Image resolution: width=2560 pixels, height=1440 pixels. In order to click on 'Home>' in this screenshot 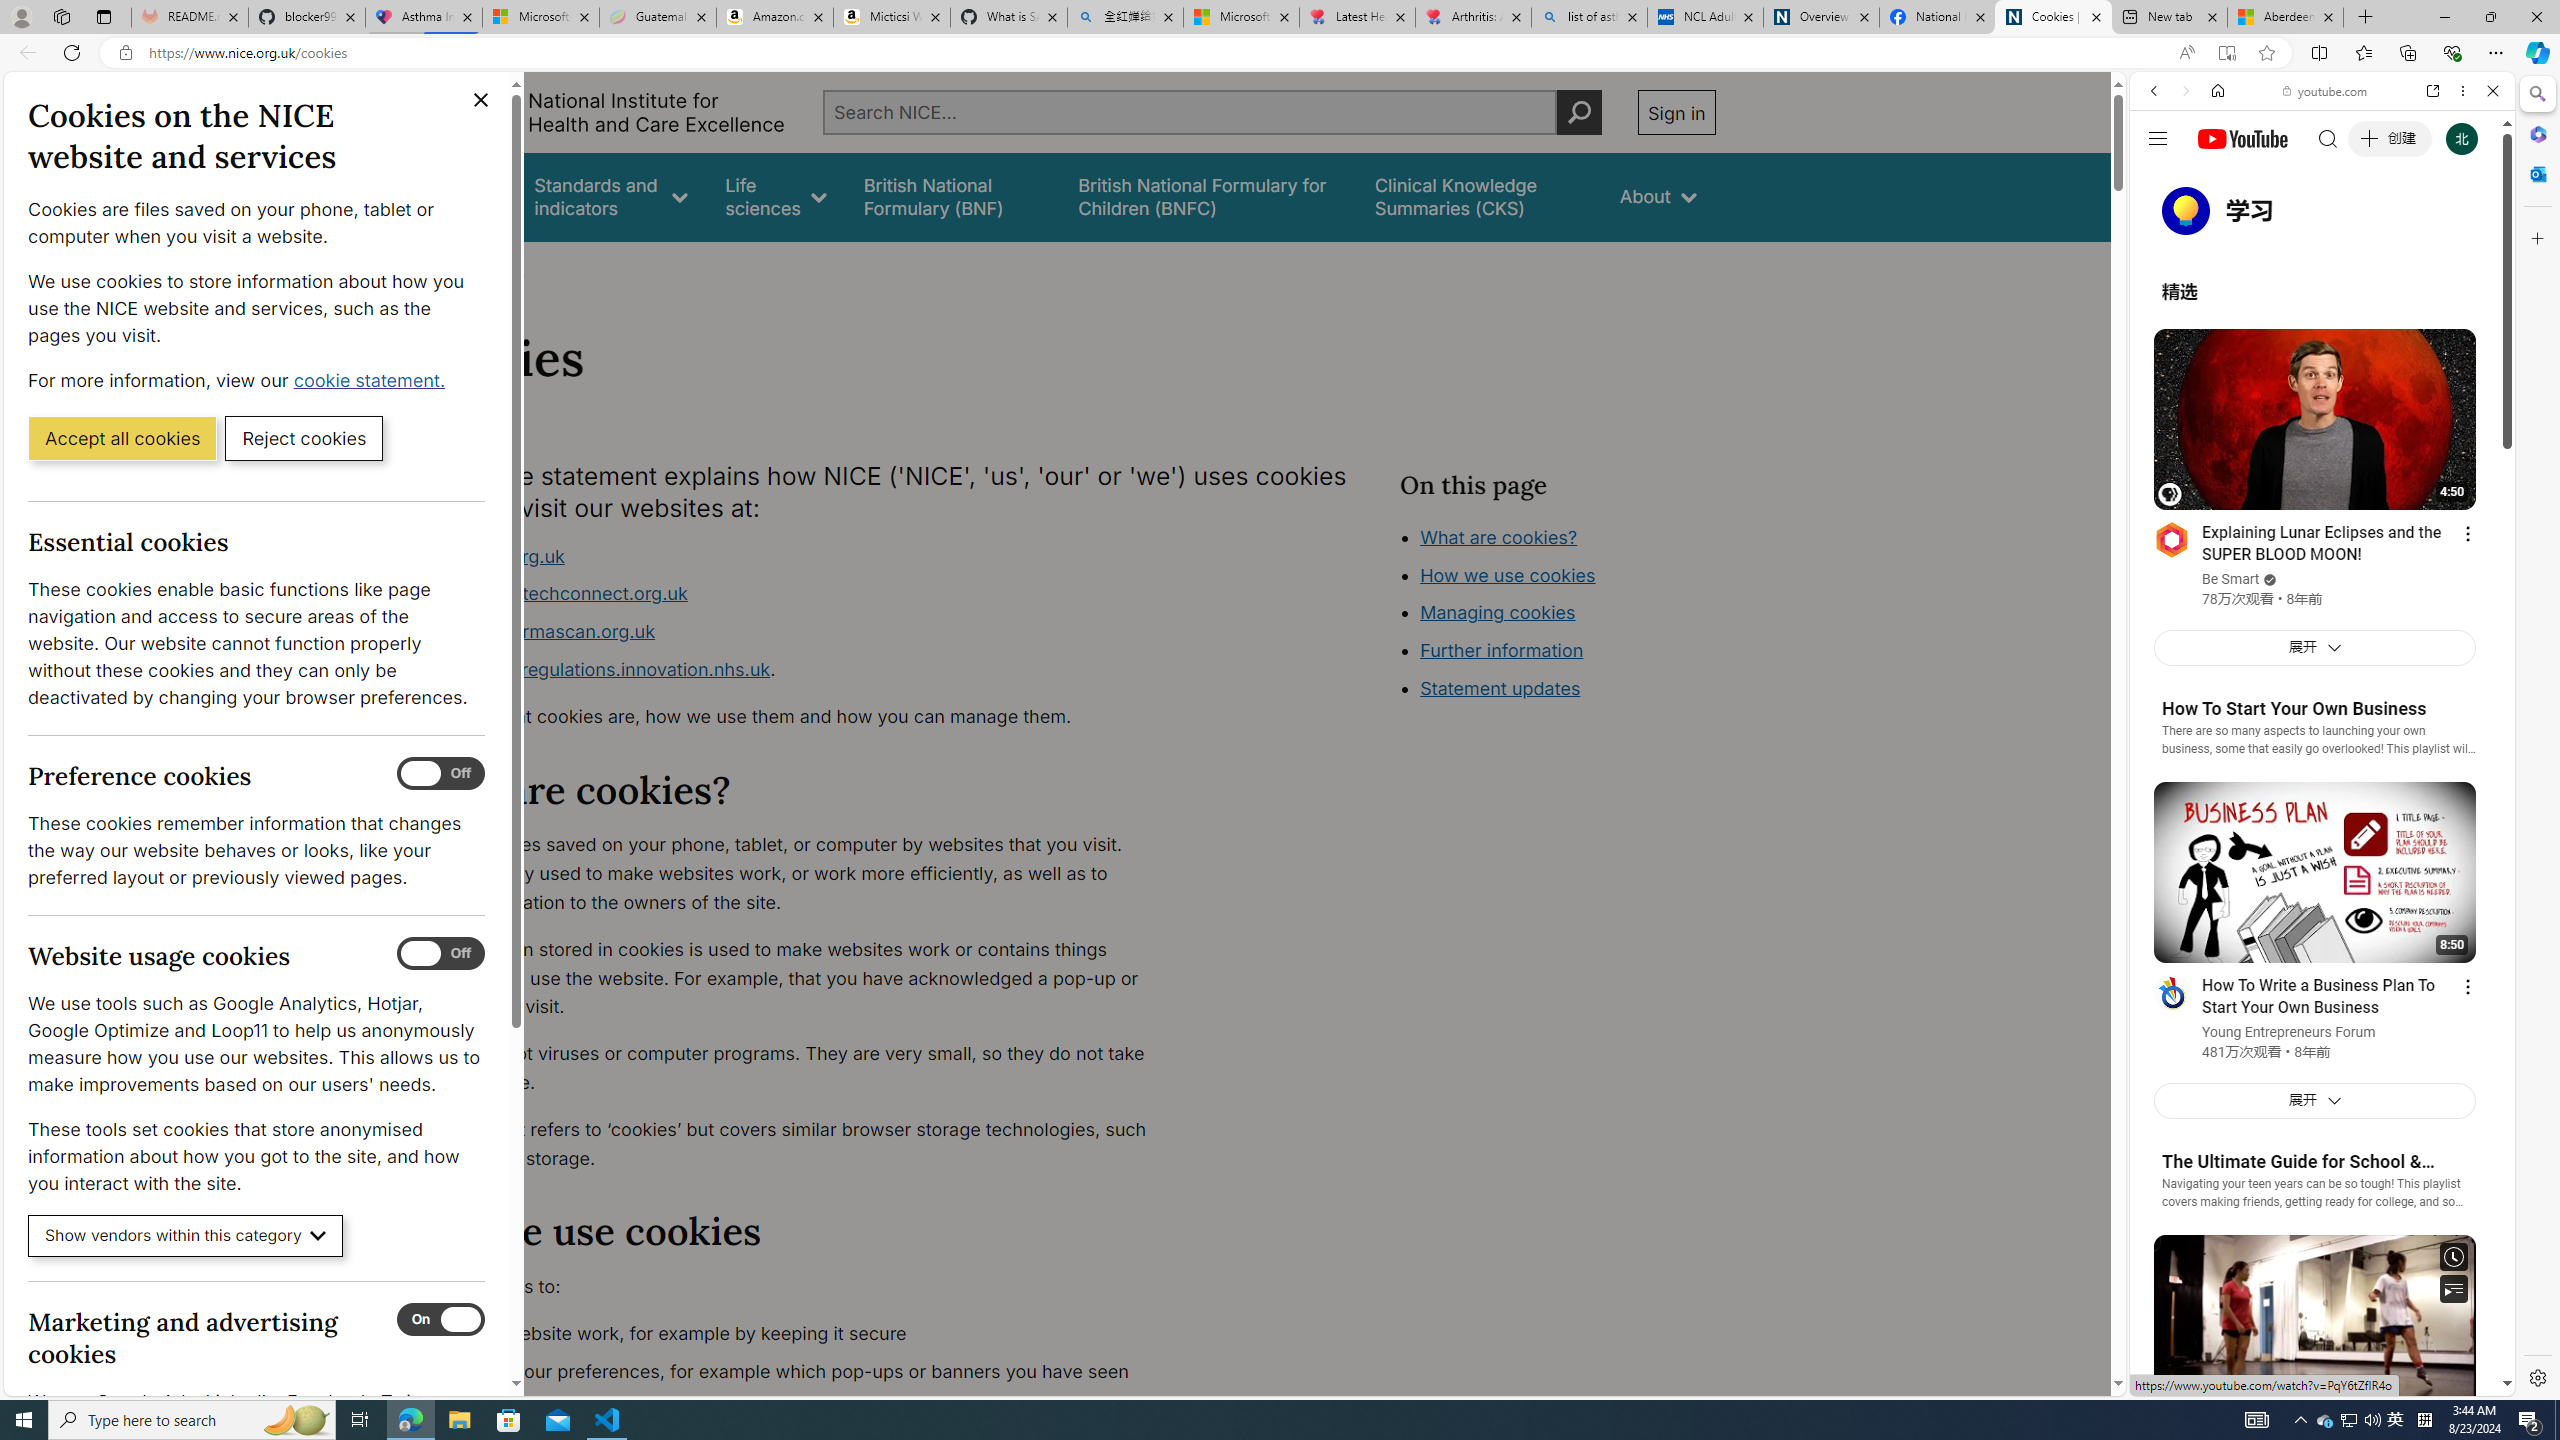, I will do `click(432, 268)`.